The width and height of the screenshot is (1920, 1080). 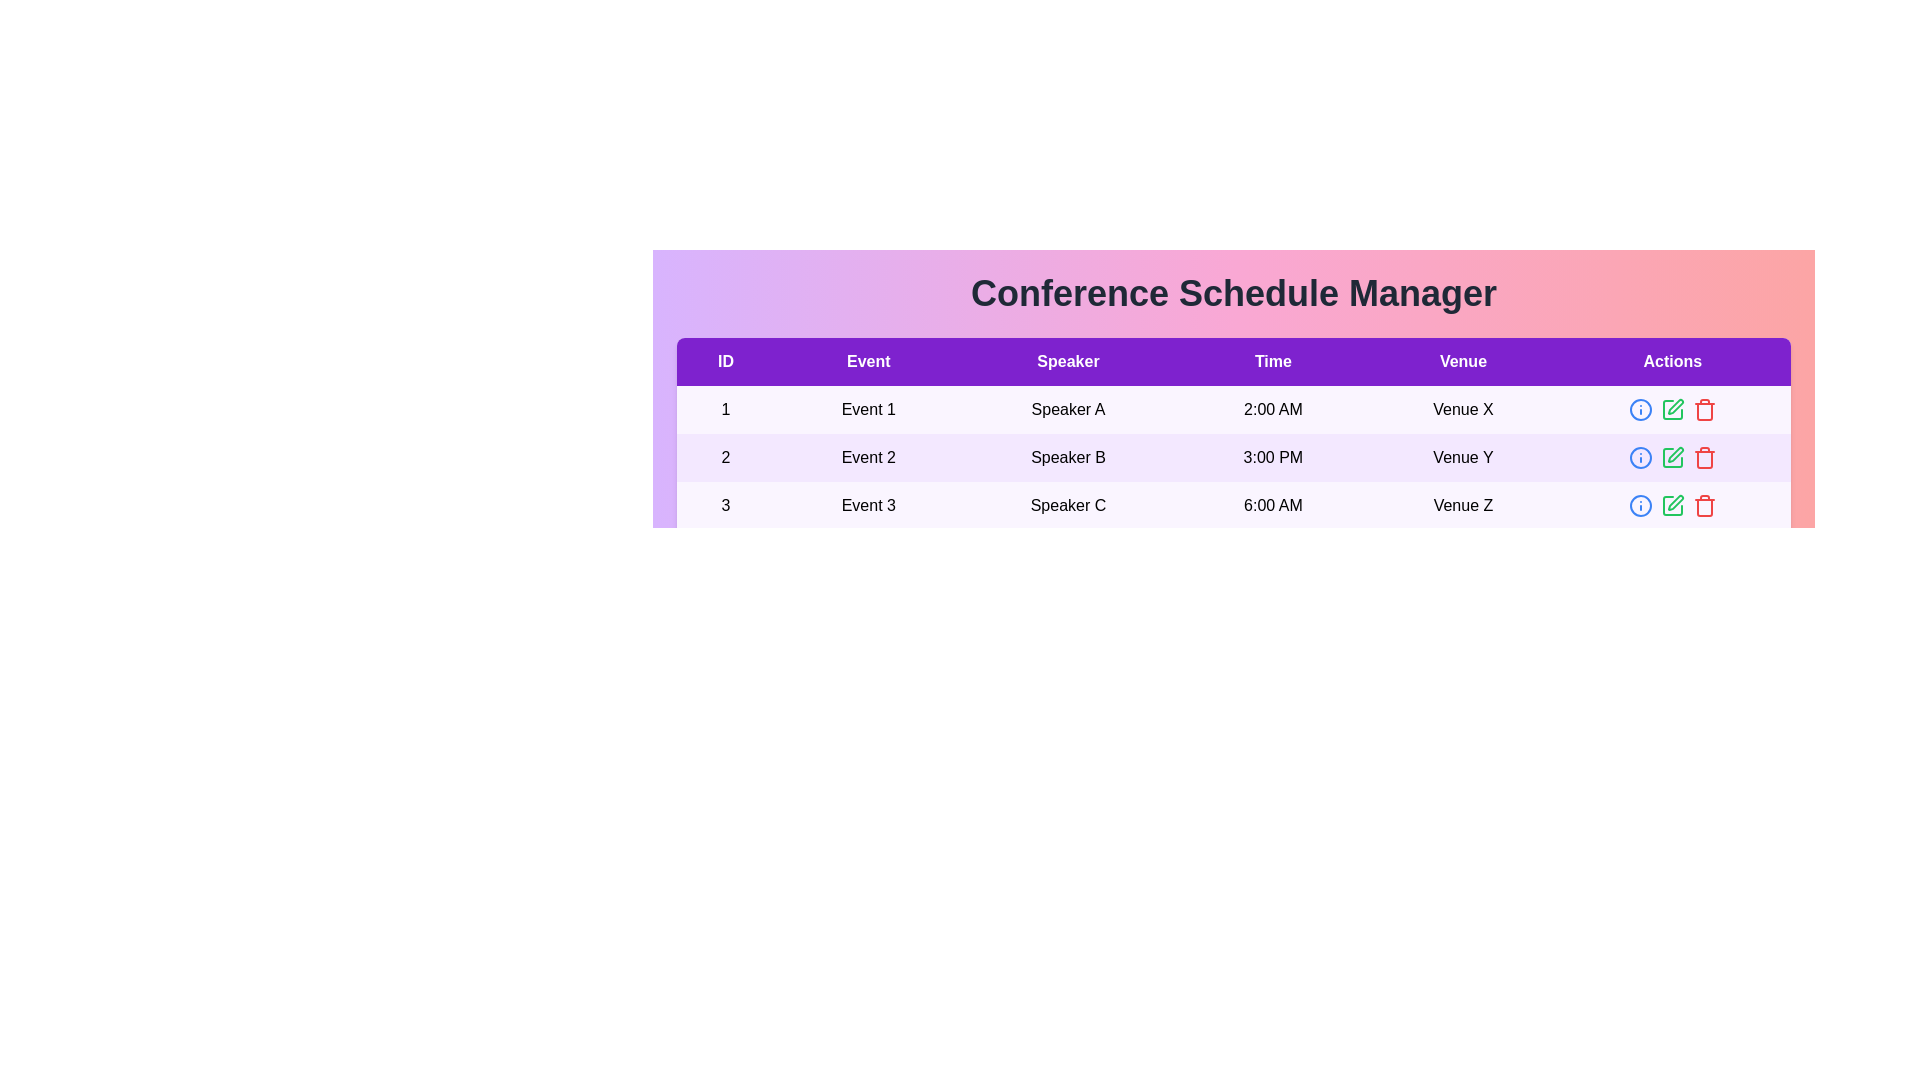 What do you see at coordinates (724, 362) in the screenshot?
I see `the column header to sort the table by ID` at bounding box center [724, 362].